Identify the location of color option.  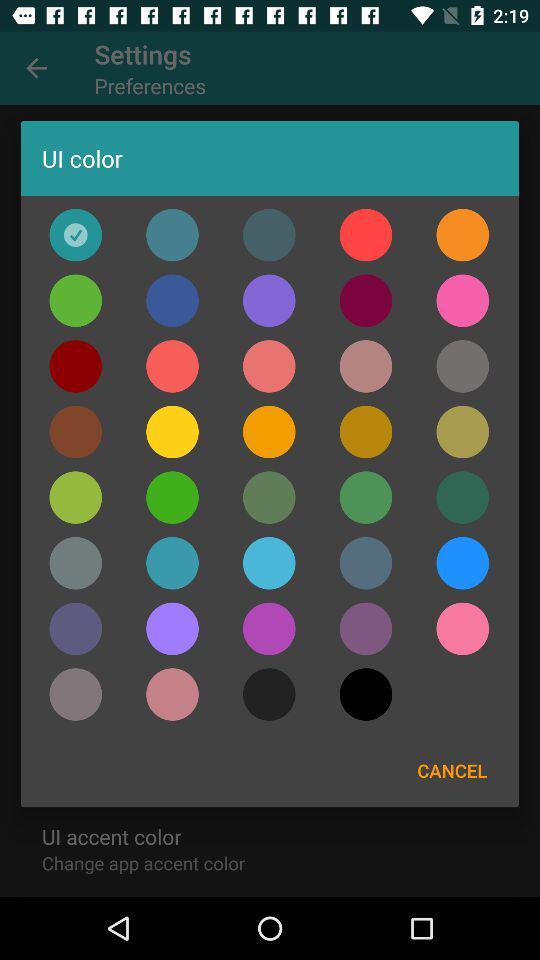
(365, 432).